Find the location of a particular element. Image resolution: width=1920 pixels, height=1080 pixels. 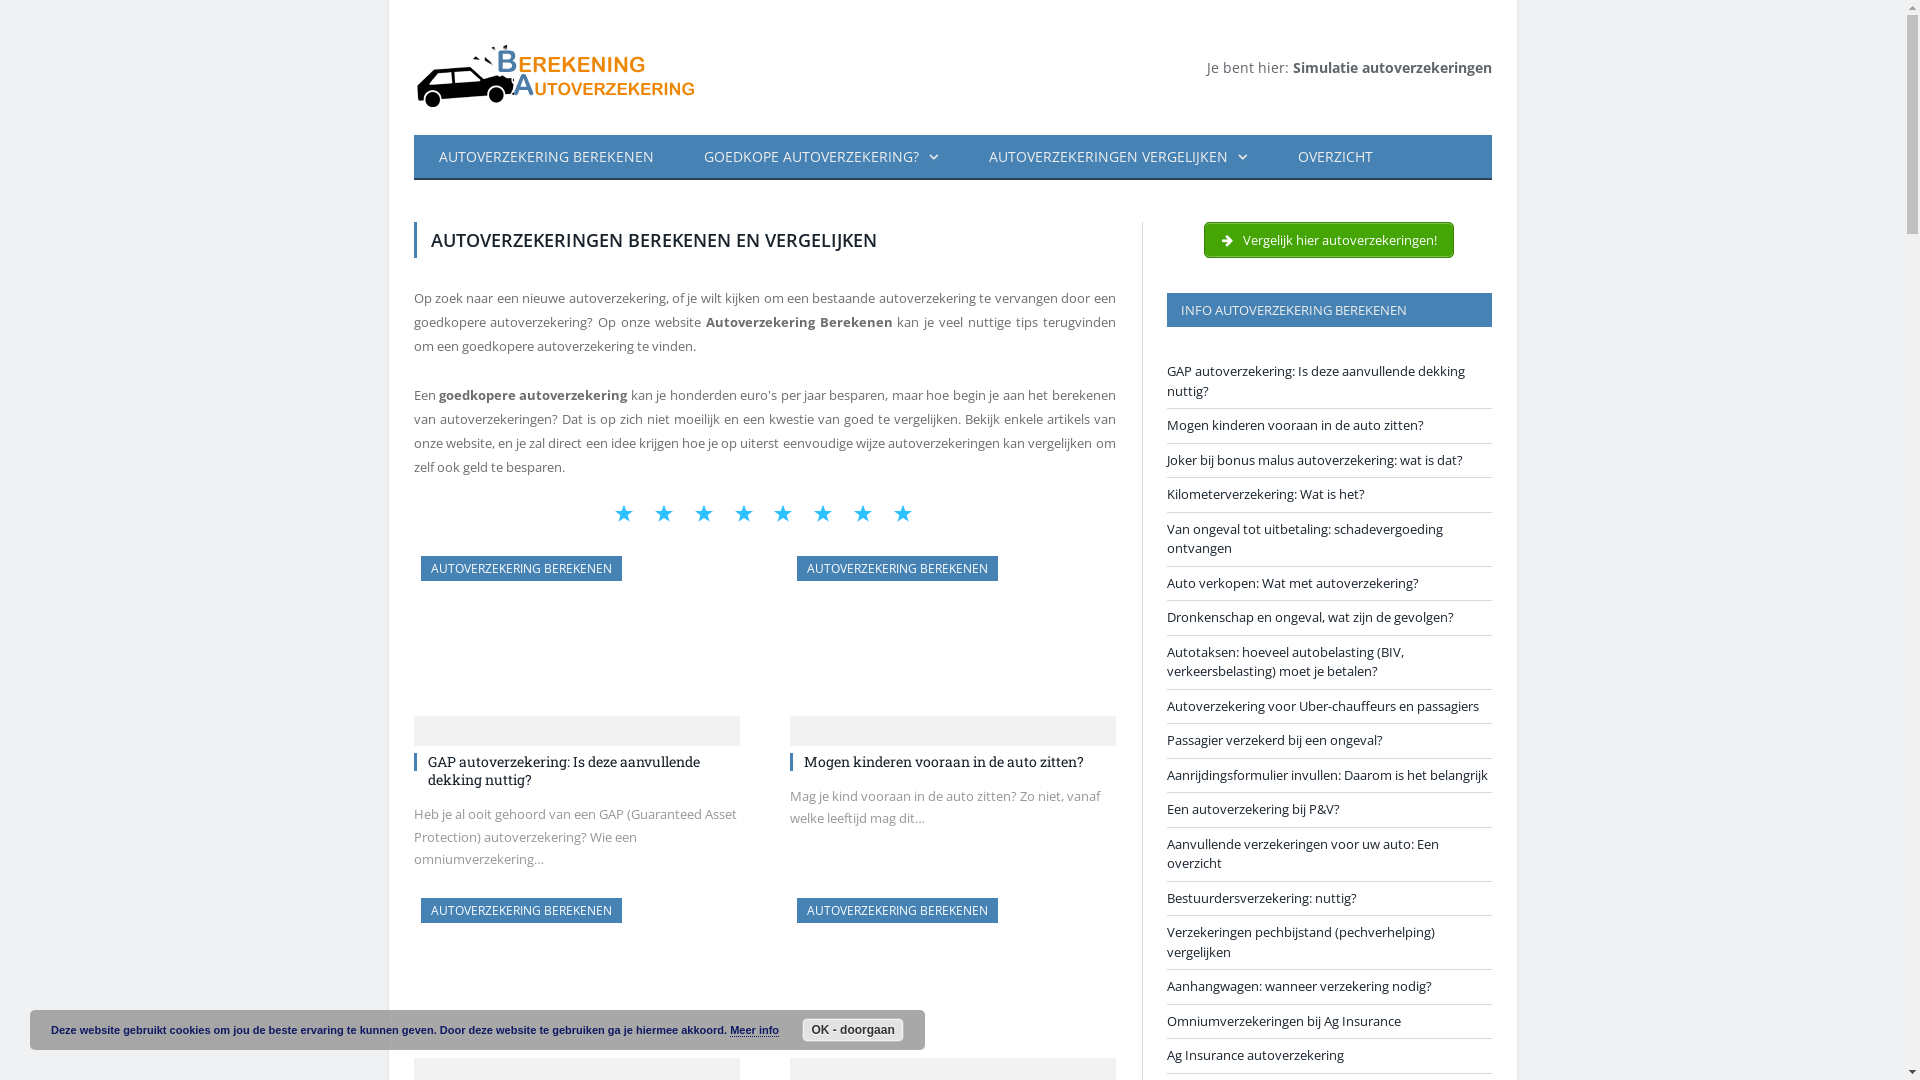

'Aanrijdingsformulier invullen: Daarom is het belangrijk' is located at coordinates (1326, 774).